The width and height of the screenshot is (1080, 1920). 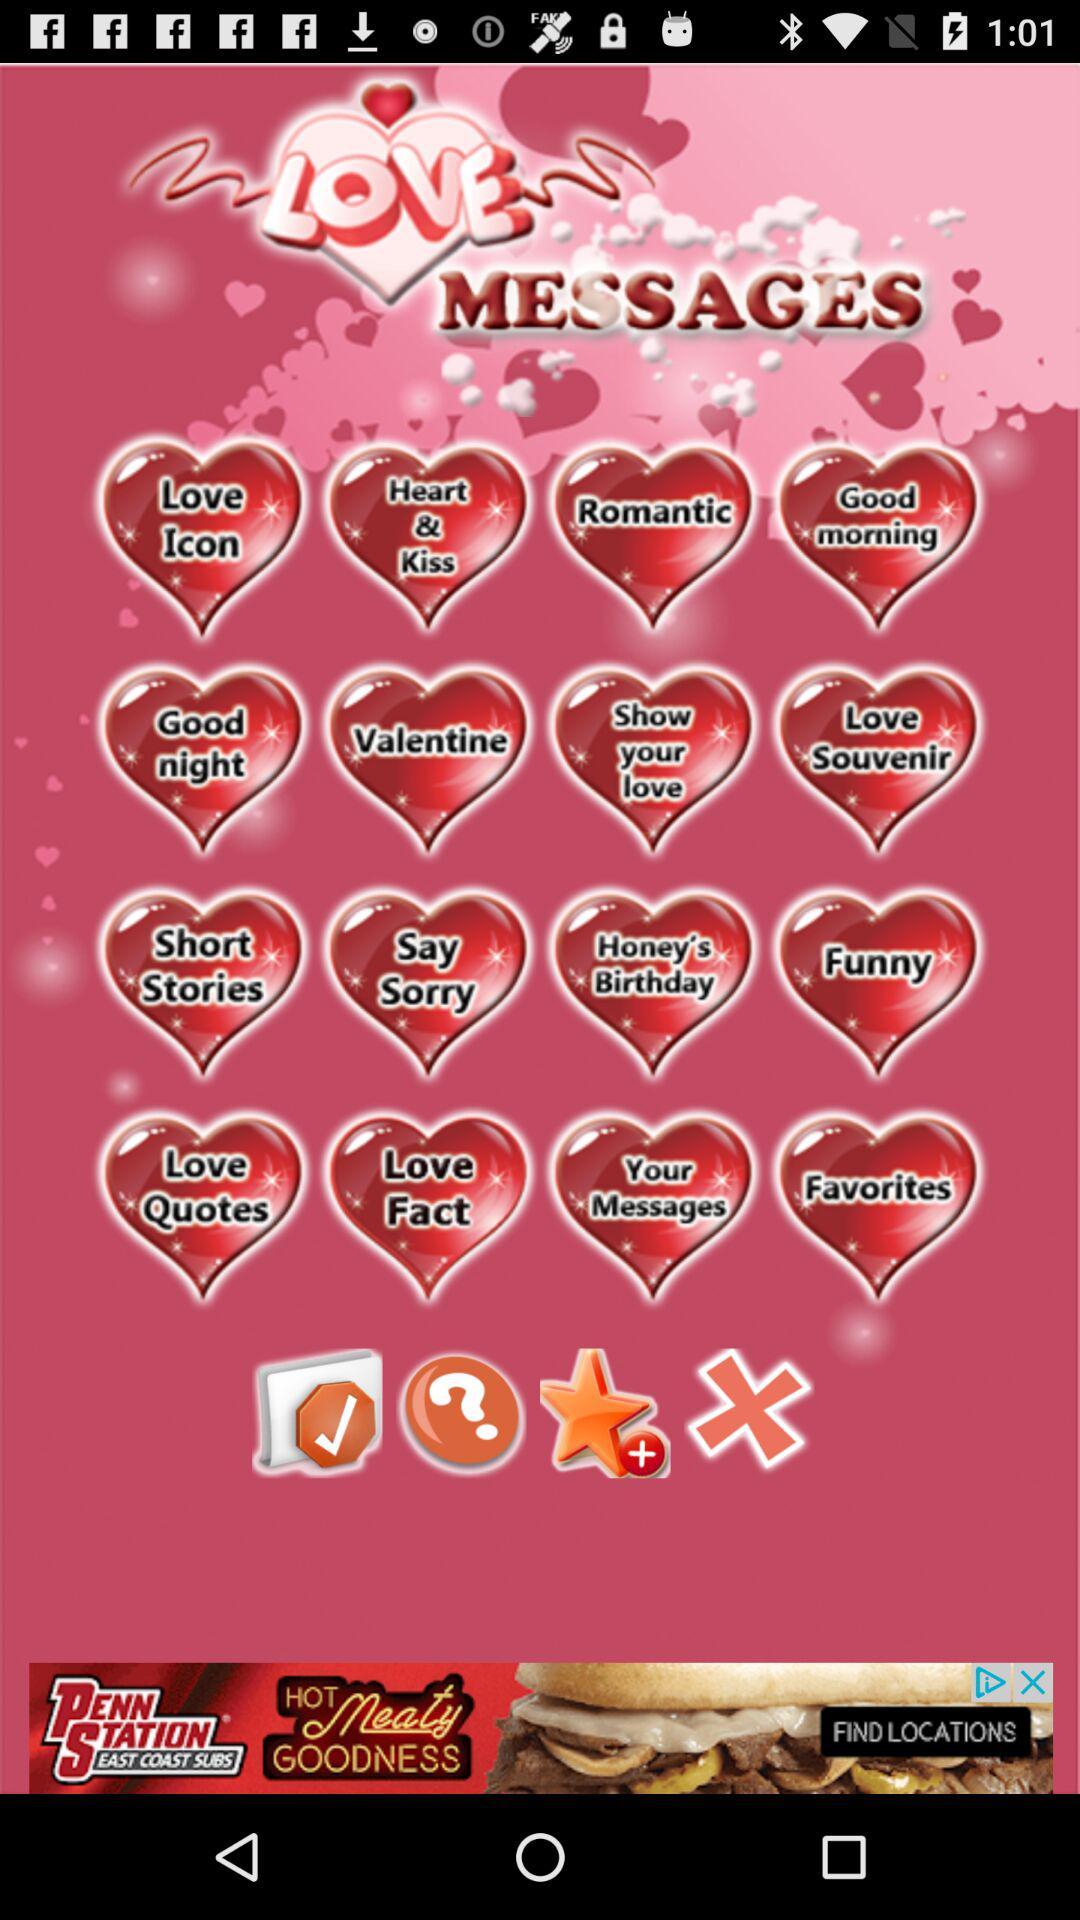 I want to click on favorites, so click(x=876, y=1208).